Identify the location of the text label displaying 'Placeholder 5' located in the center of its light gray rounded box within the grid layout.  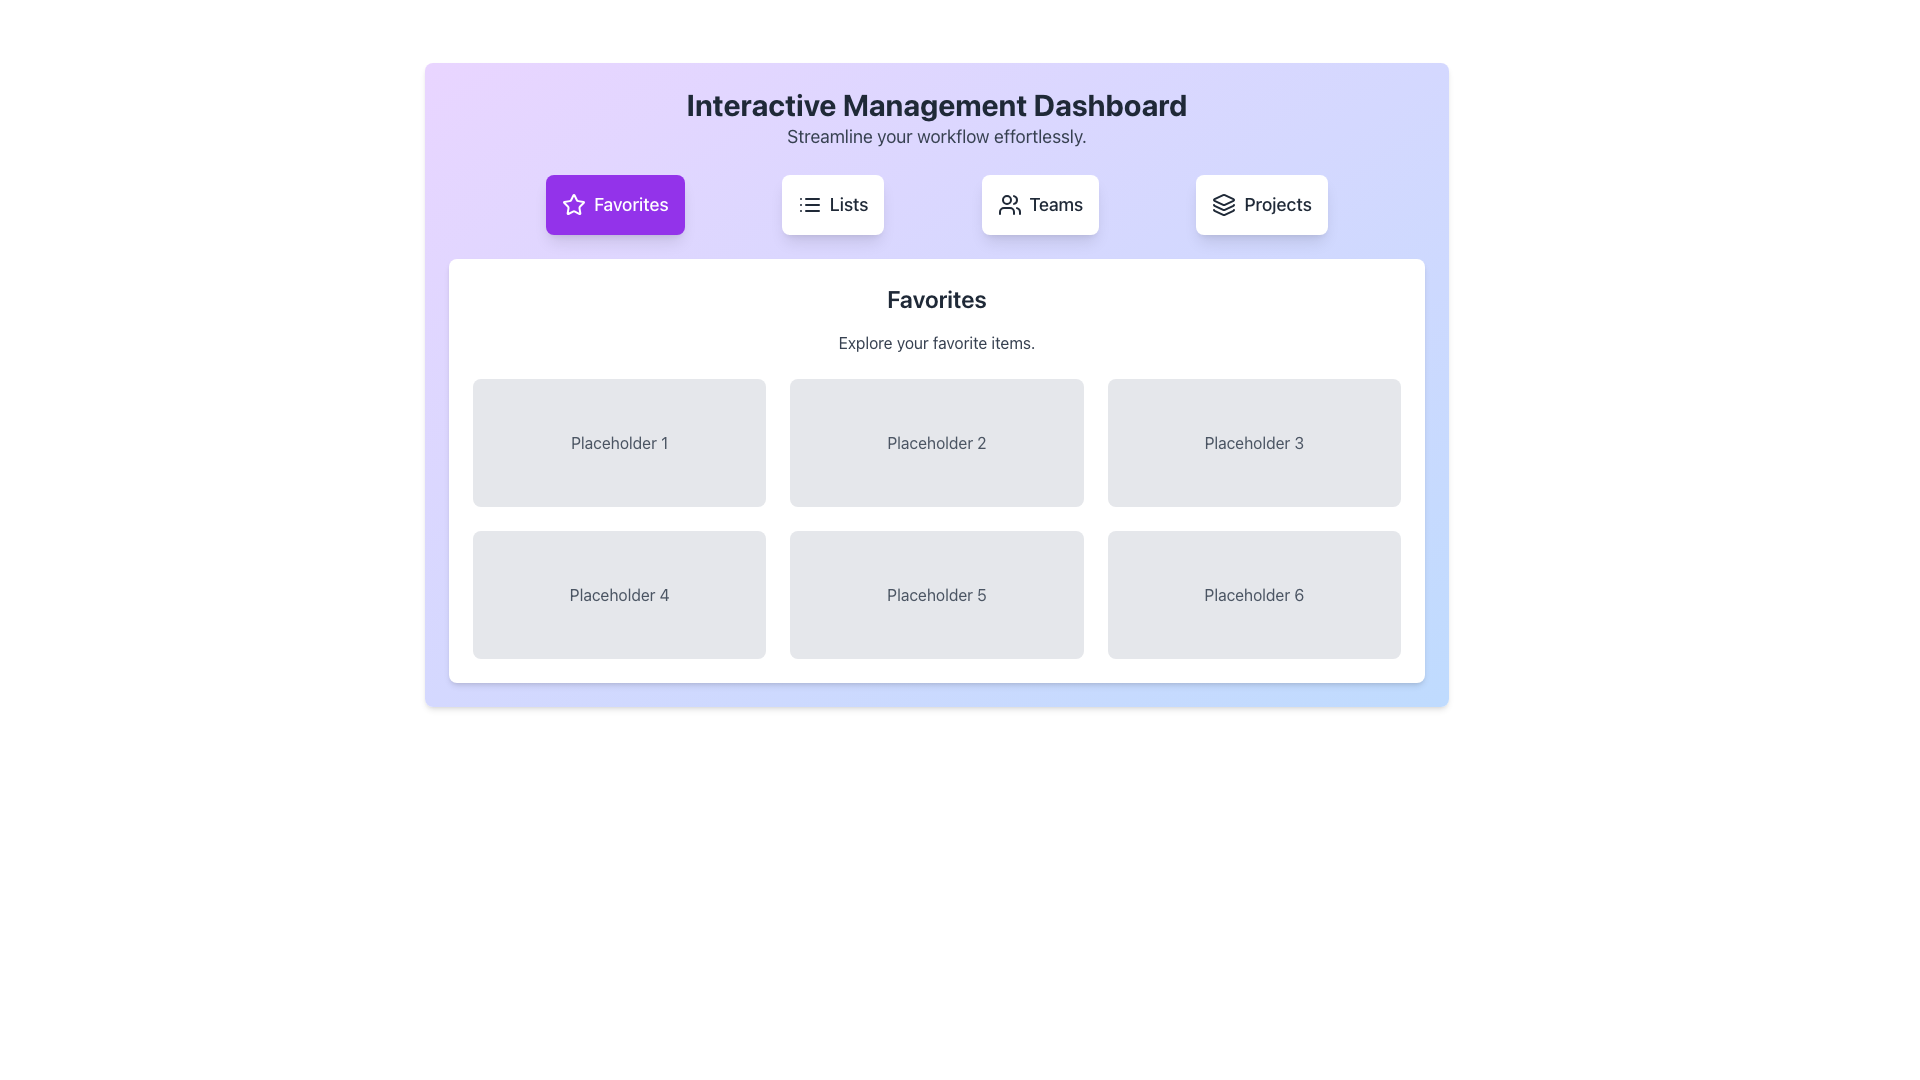
(935, 593).